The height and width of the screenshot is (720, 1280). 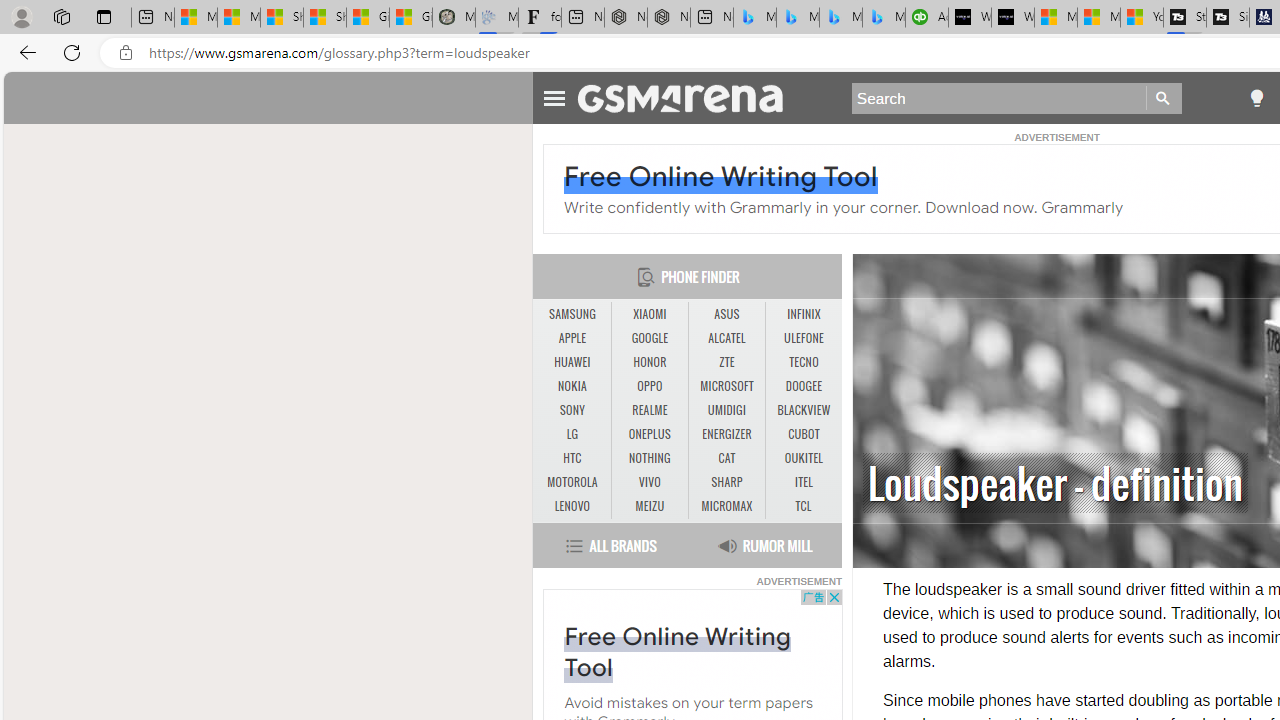 What do you see at coordinates (650, 362) in the screenshot?
I see `'HONOR'` at bounding box center [650, 362].